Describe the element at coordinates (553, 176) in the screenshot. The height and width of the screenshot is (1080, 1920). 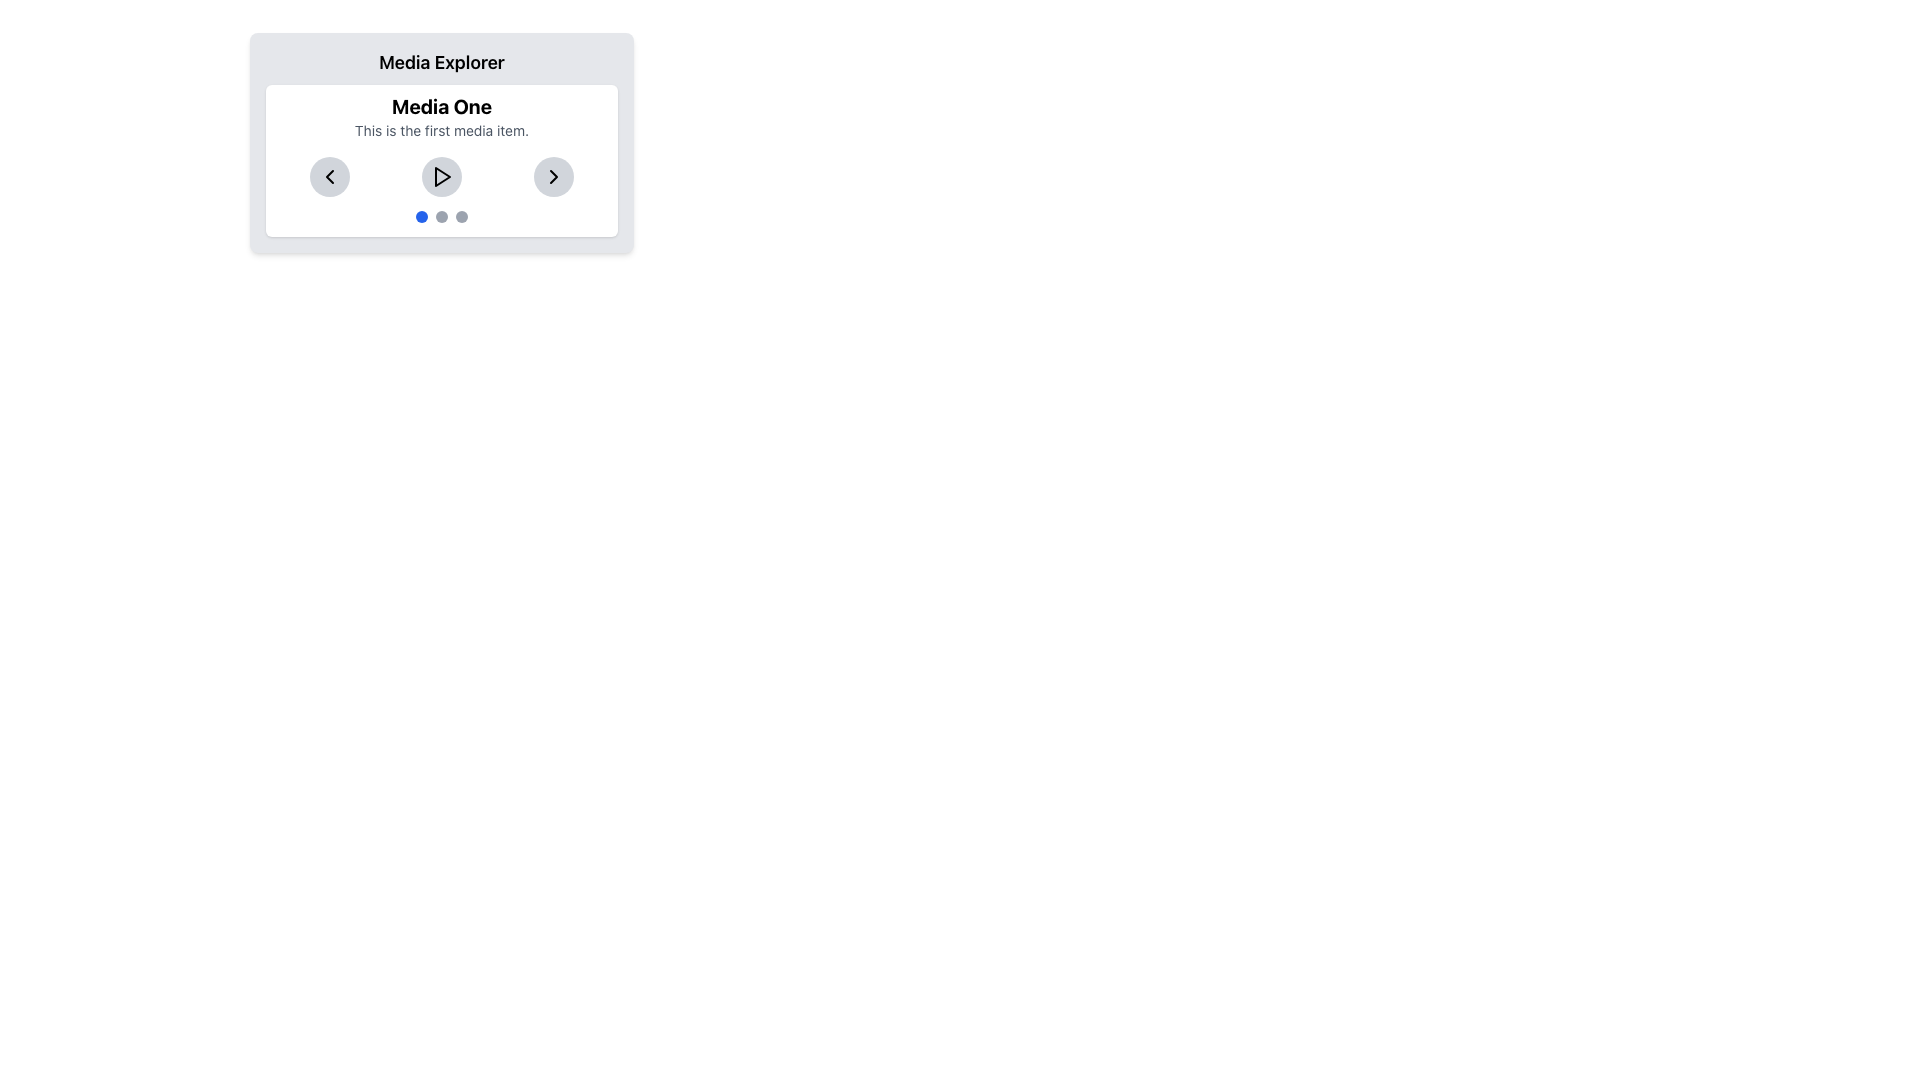
I see `the chevron arrow icon on the right side of the navigational controls` at that location.